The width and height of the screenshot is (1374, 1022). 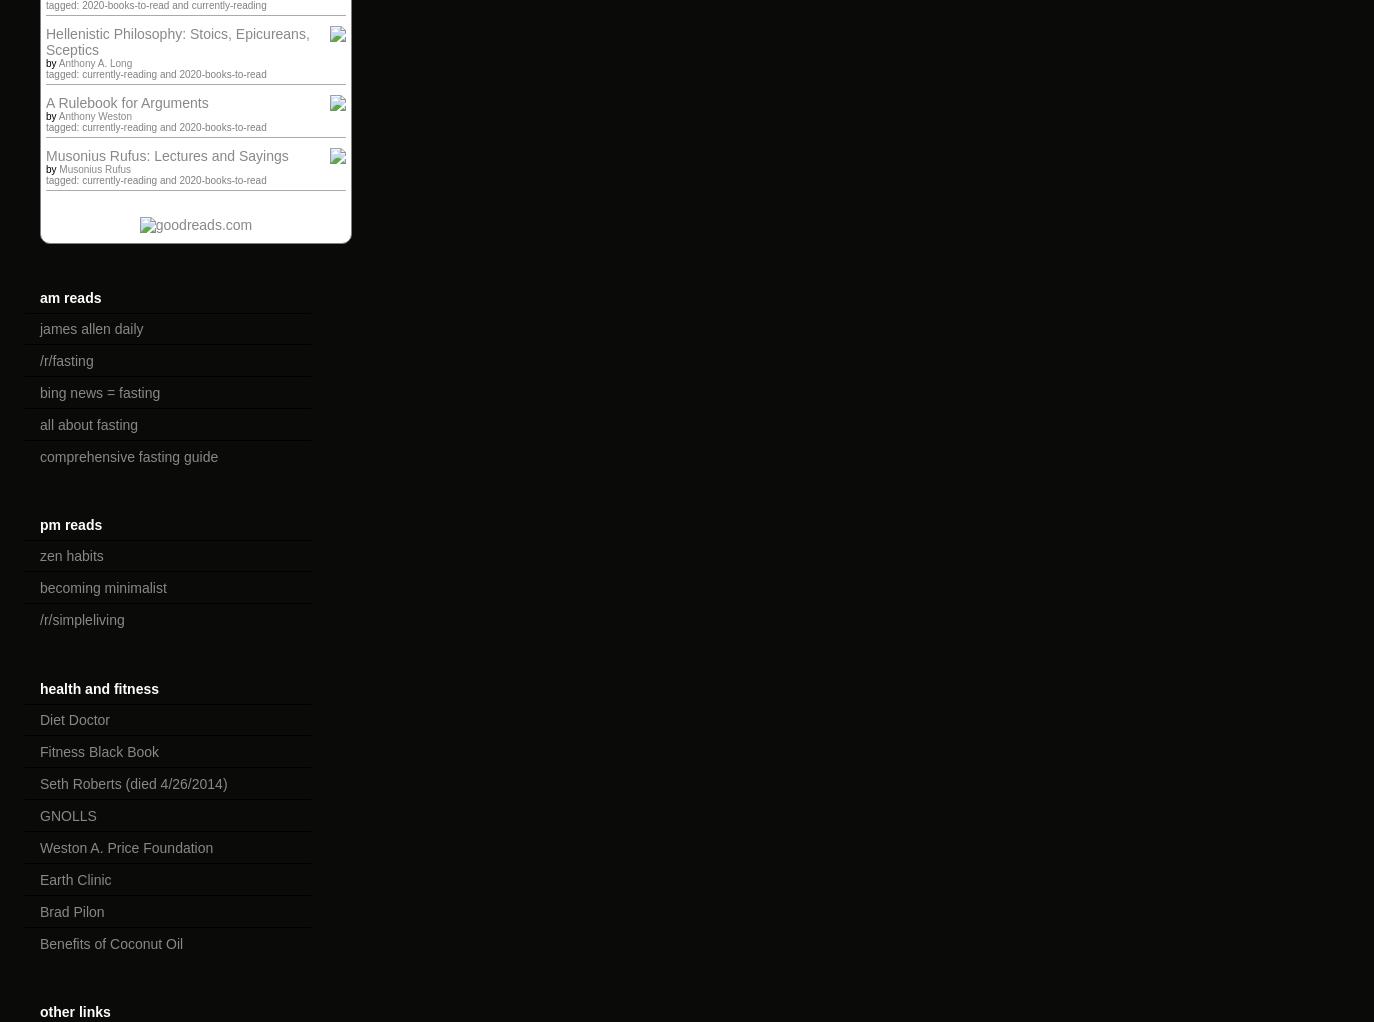 What do you see at coordinates (99, 391) in the screenshot?
I see `'bing news = fasting'` at bounding box center [99, 391].